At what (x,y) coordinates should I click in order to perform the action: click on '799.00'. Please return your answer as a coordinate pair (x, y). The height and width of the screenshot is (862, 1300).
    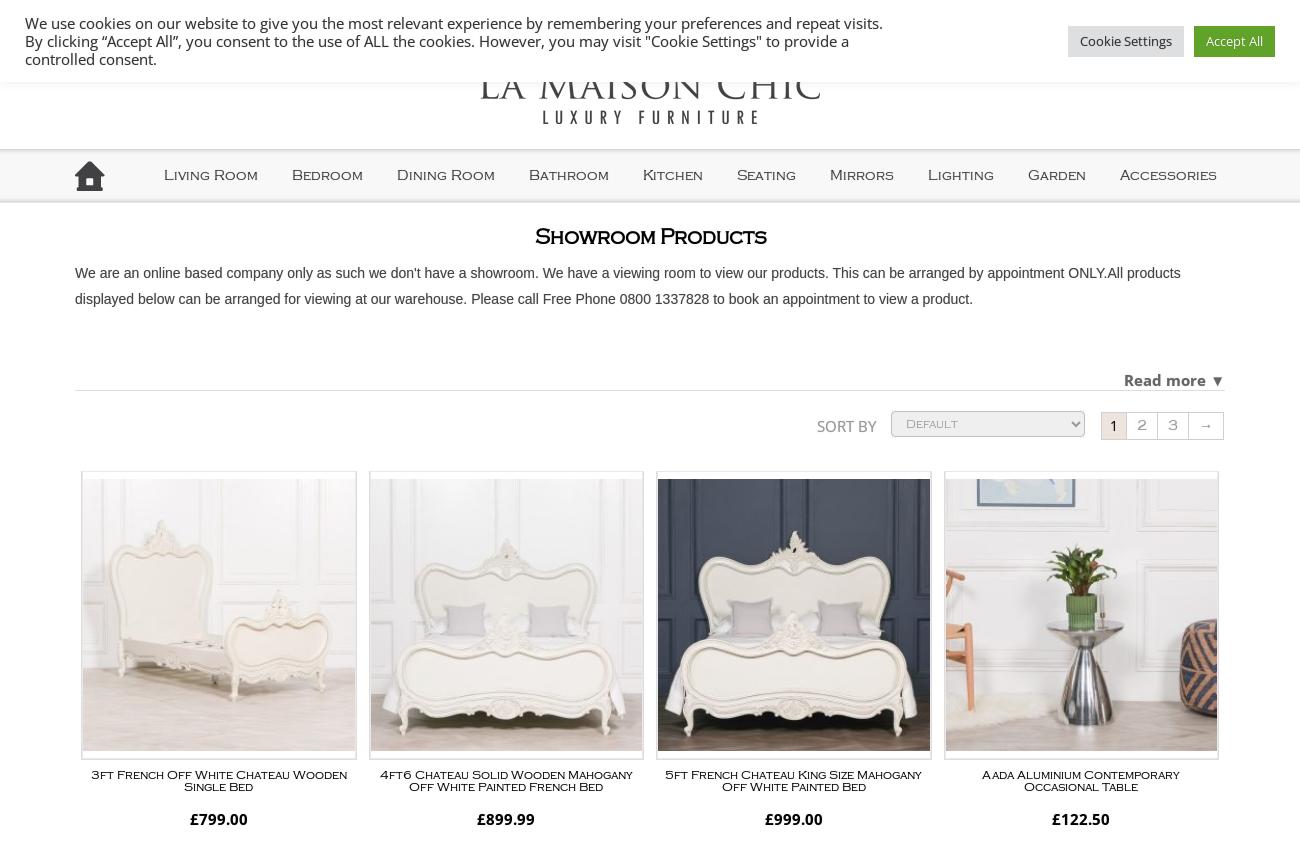
    Looking at the image, I should click on (221, 817).